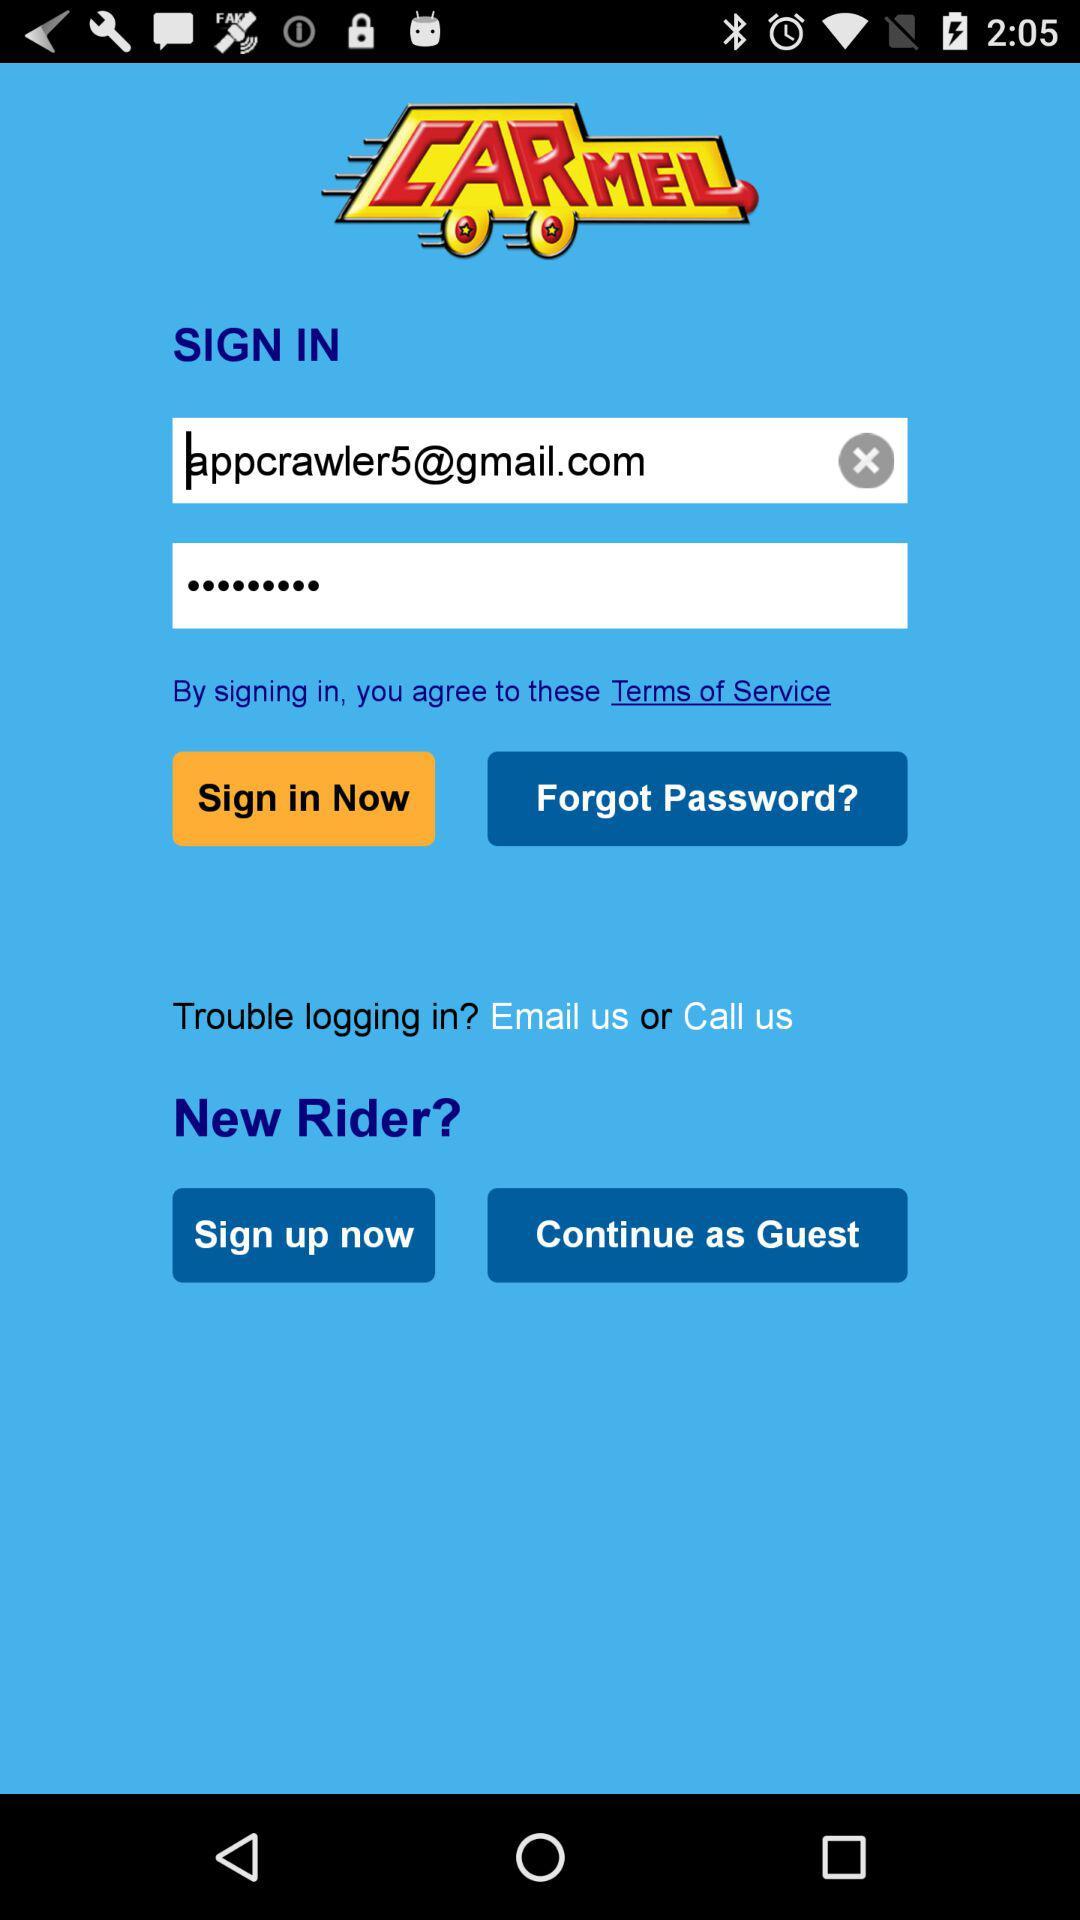  Describe the element at coordinates (540, 584) in the screenshot. I see `crowd3116` at that location.